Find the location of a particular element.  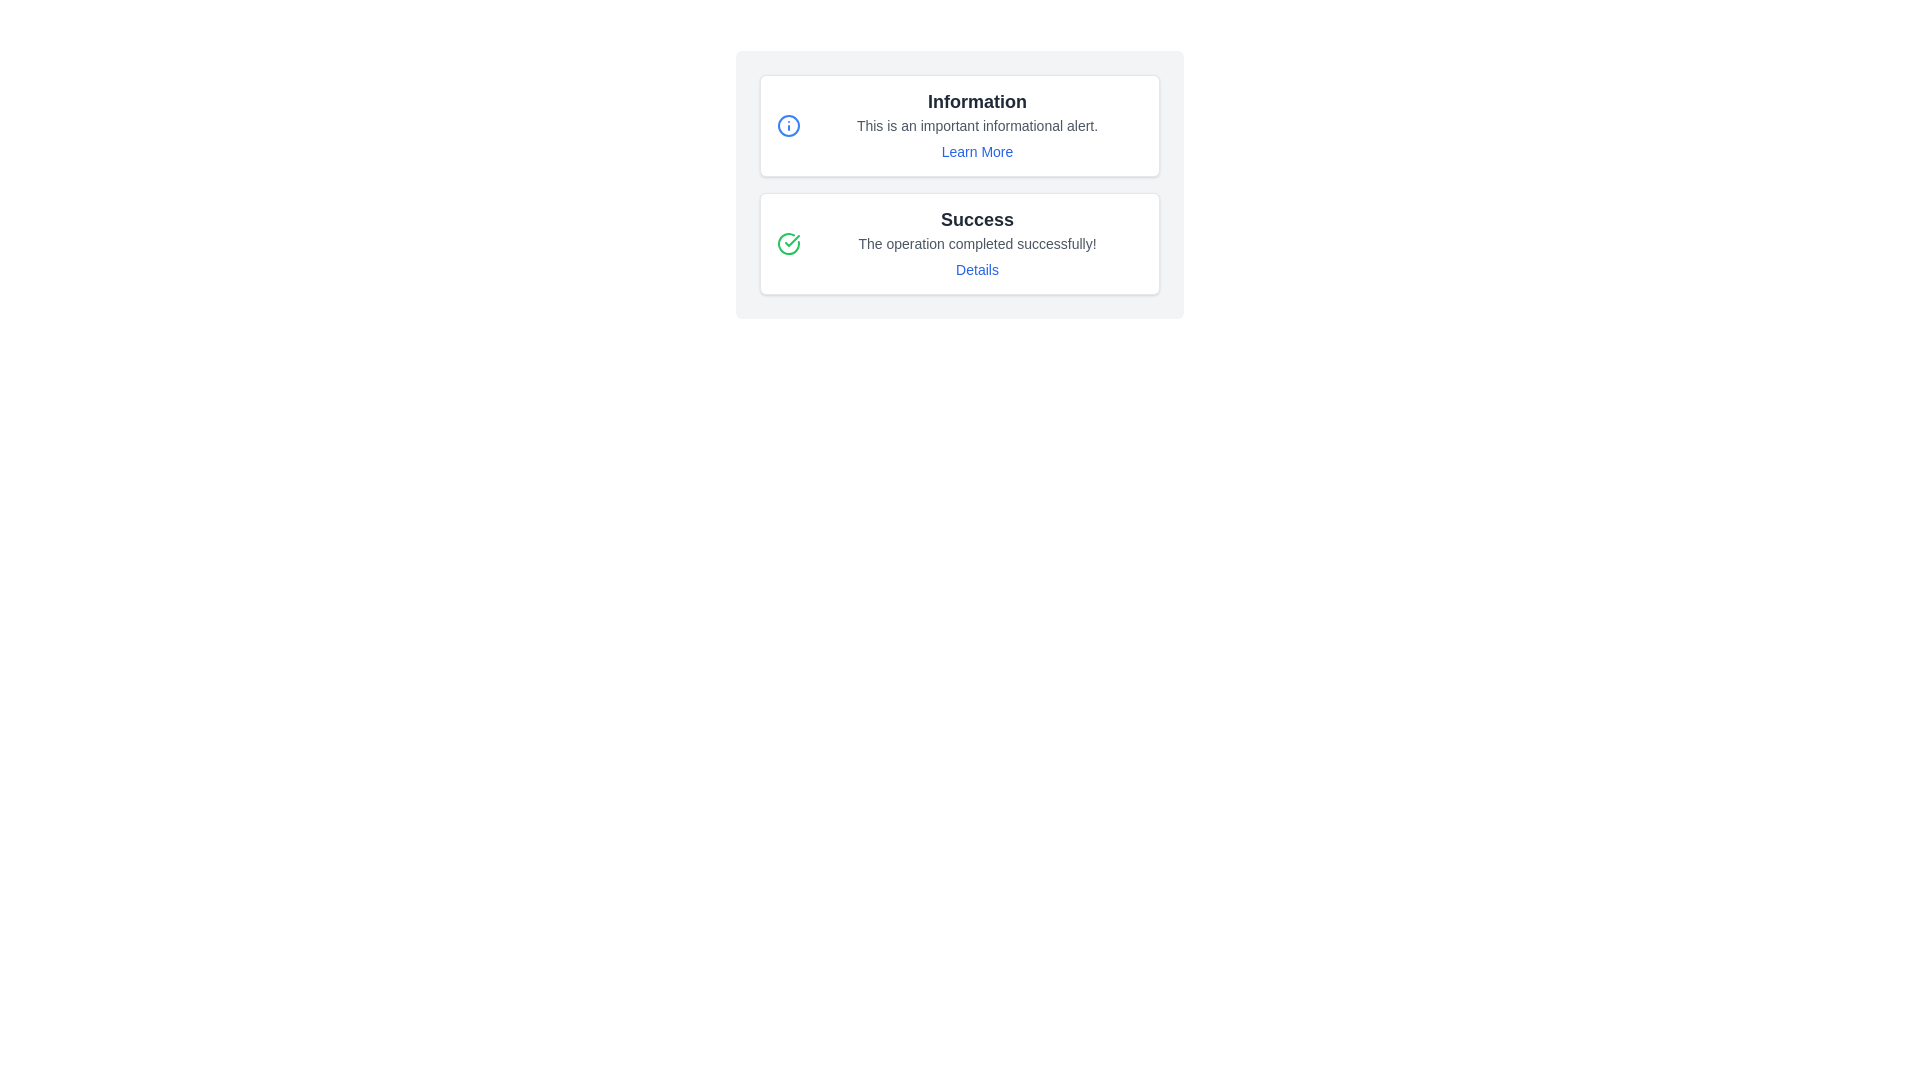

the title 'Information' displayed in a bold, large dark gray font at the top of the informational alert box is located at coordinates (977, 101).